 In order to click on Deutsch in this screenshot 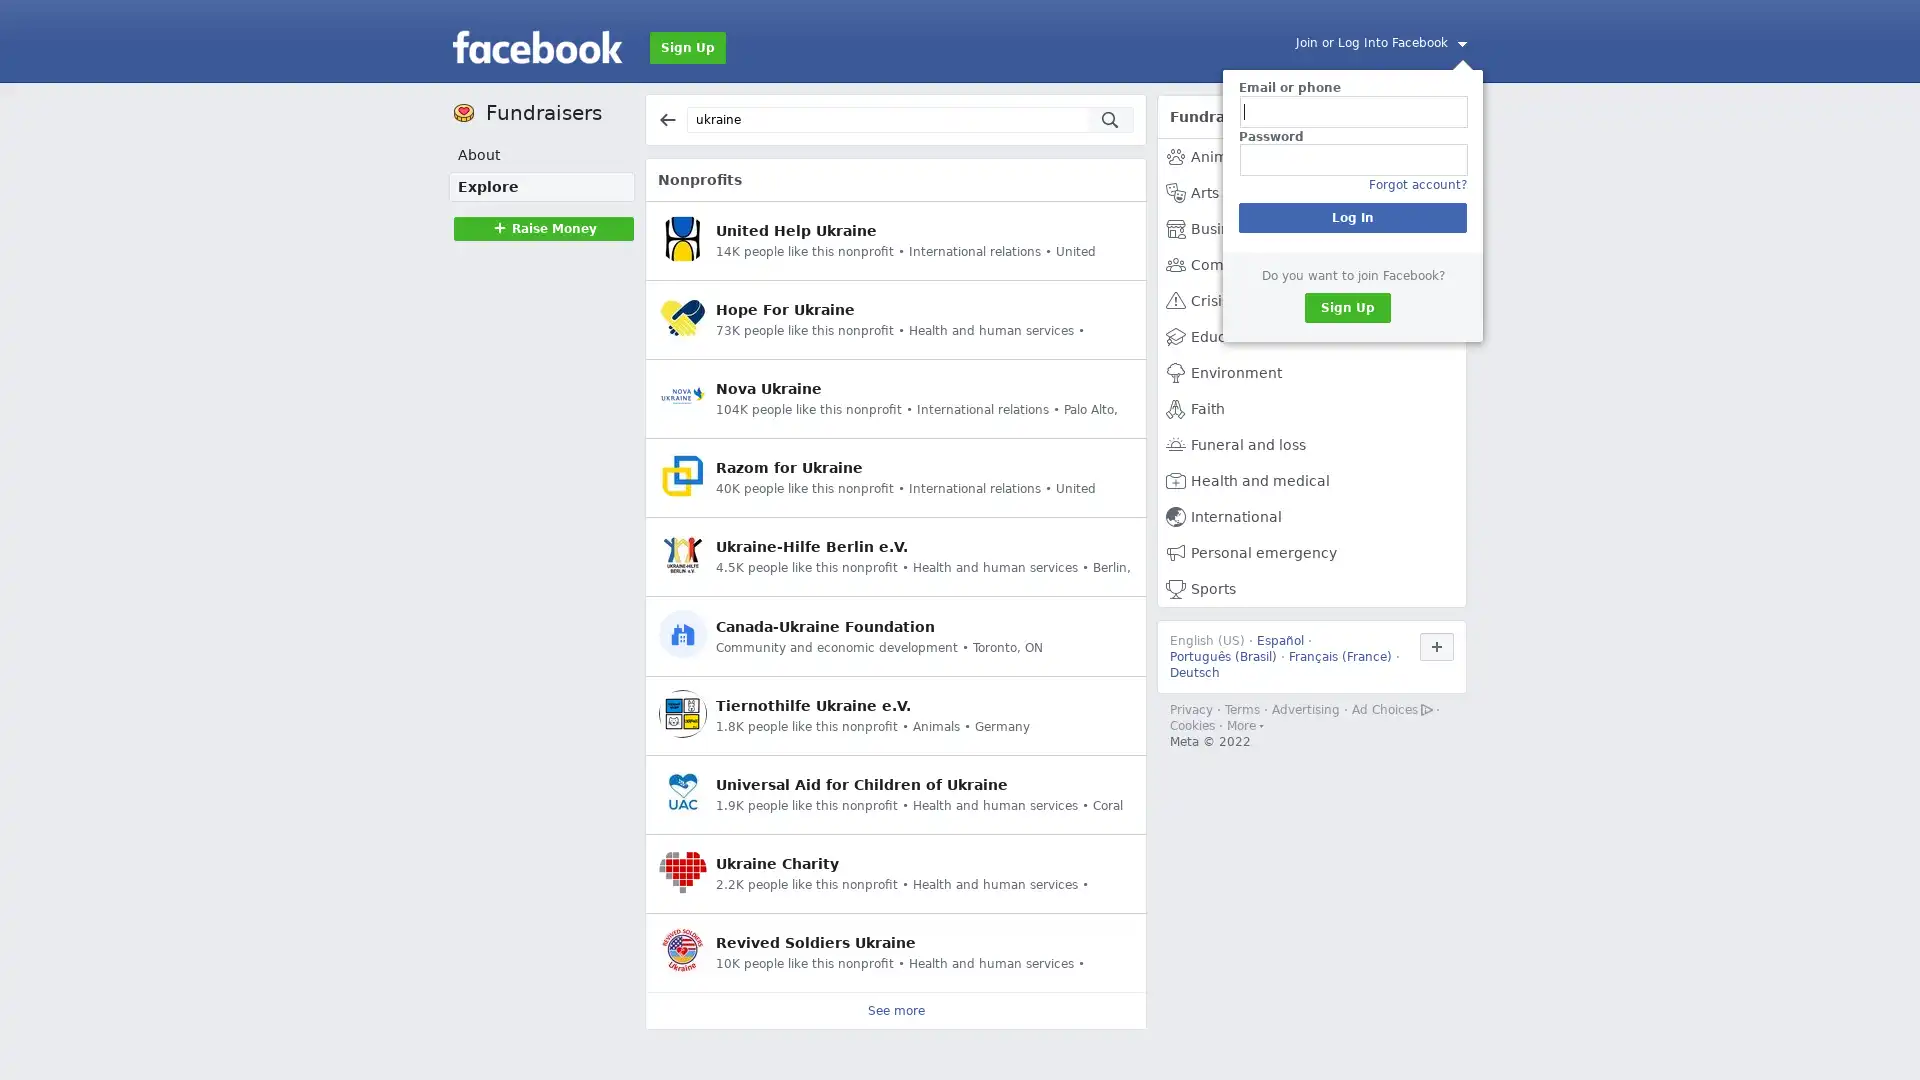, I will do `click(1195, 672)`.